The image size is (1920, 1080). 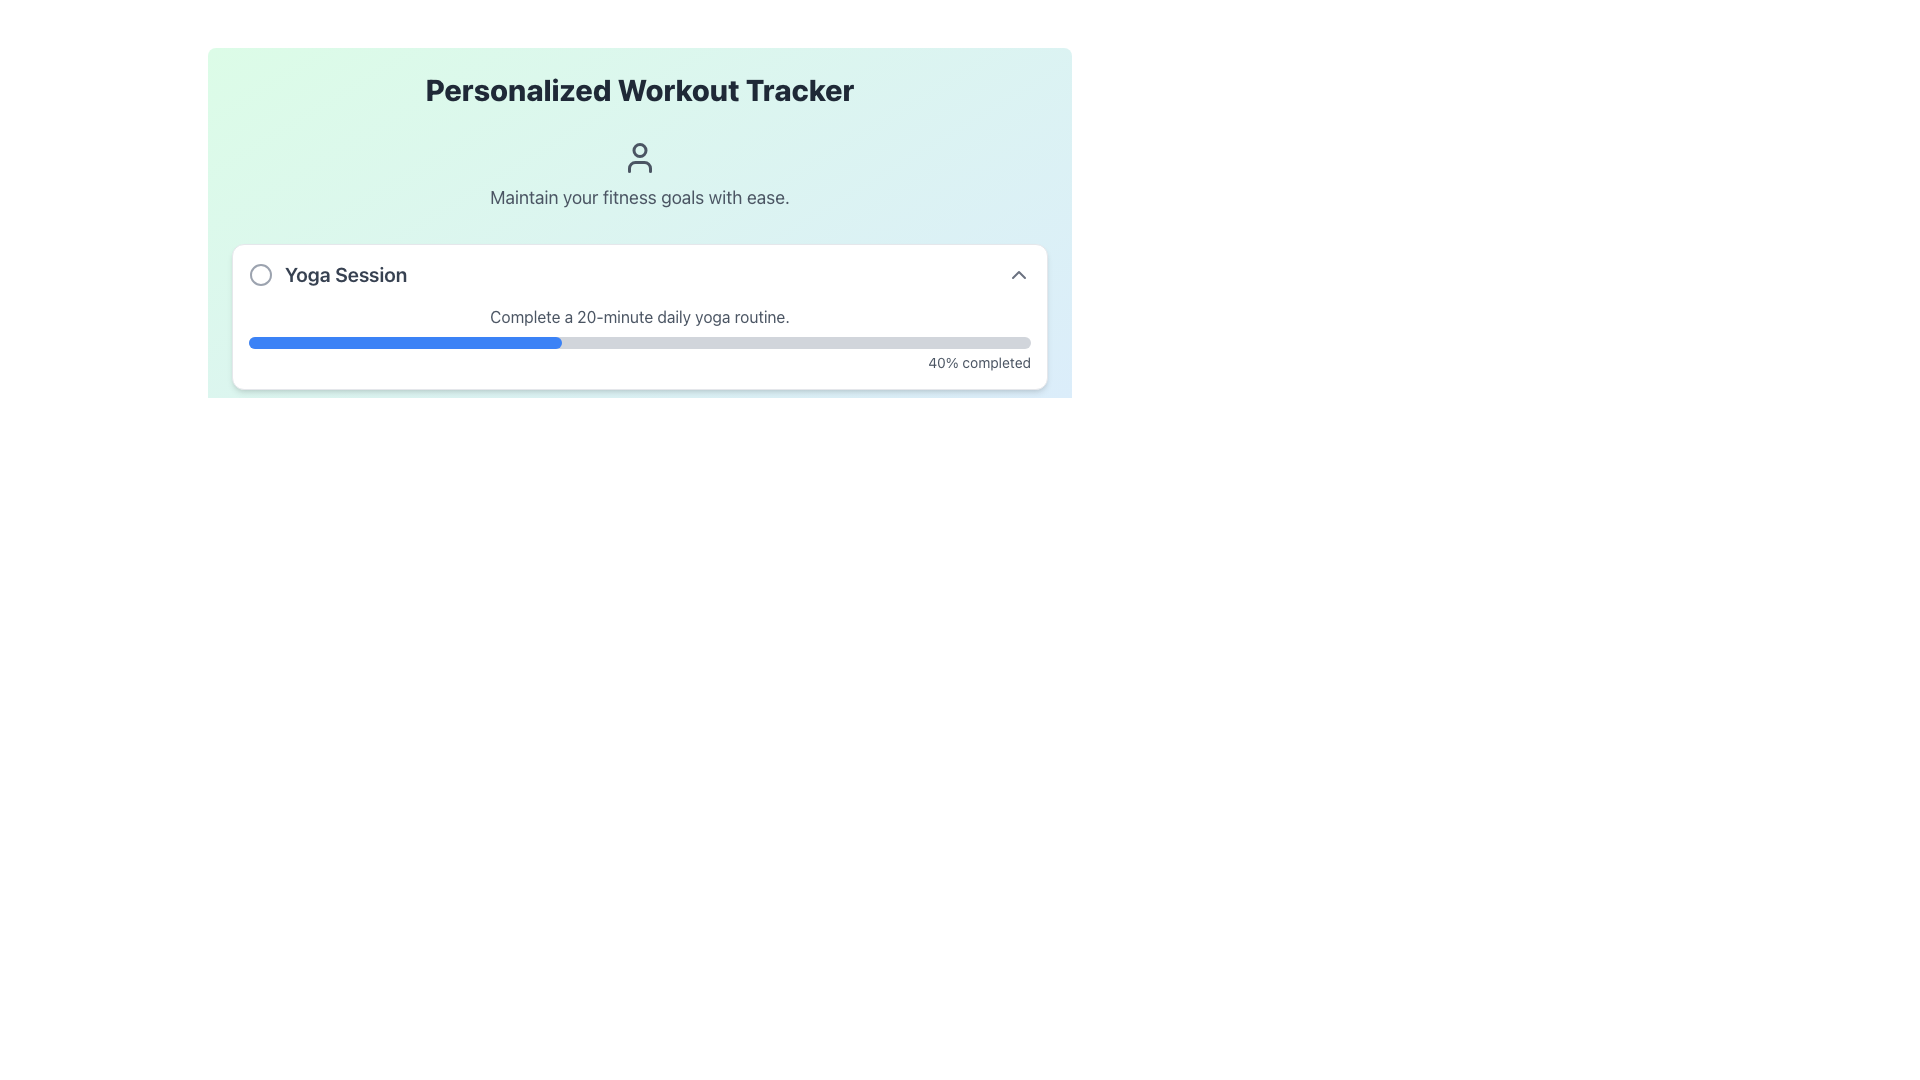 What do you see at coordinates (259, 274) in the screenshot?
I see `the circular SVG element located to the left of the 'Yoga Session' text, which is part of a compact layout at the top left of the card describing the Yoga Session task` at bounding box center [259, 274].